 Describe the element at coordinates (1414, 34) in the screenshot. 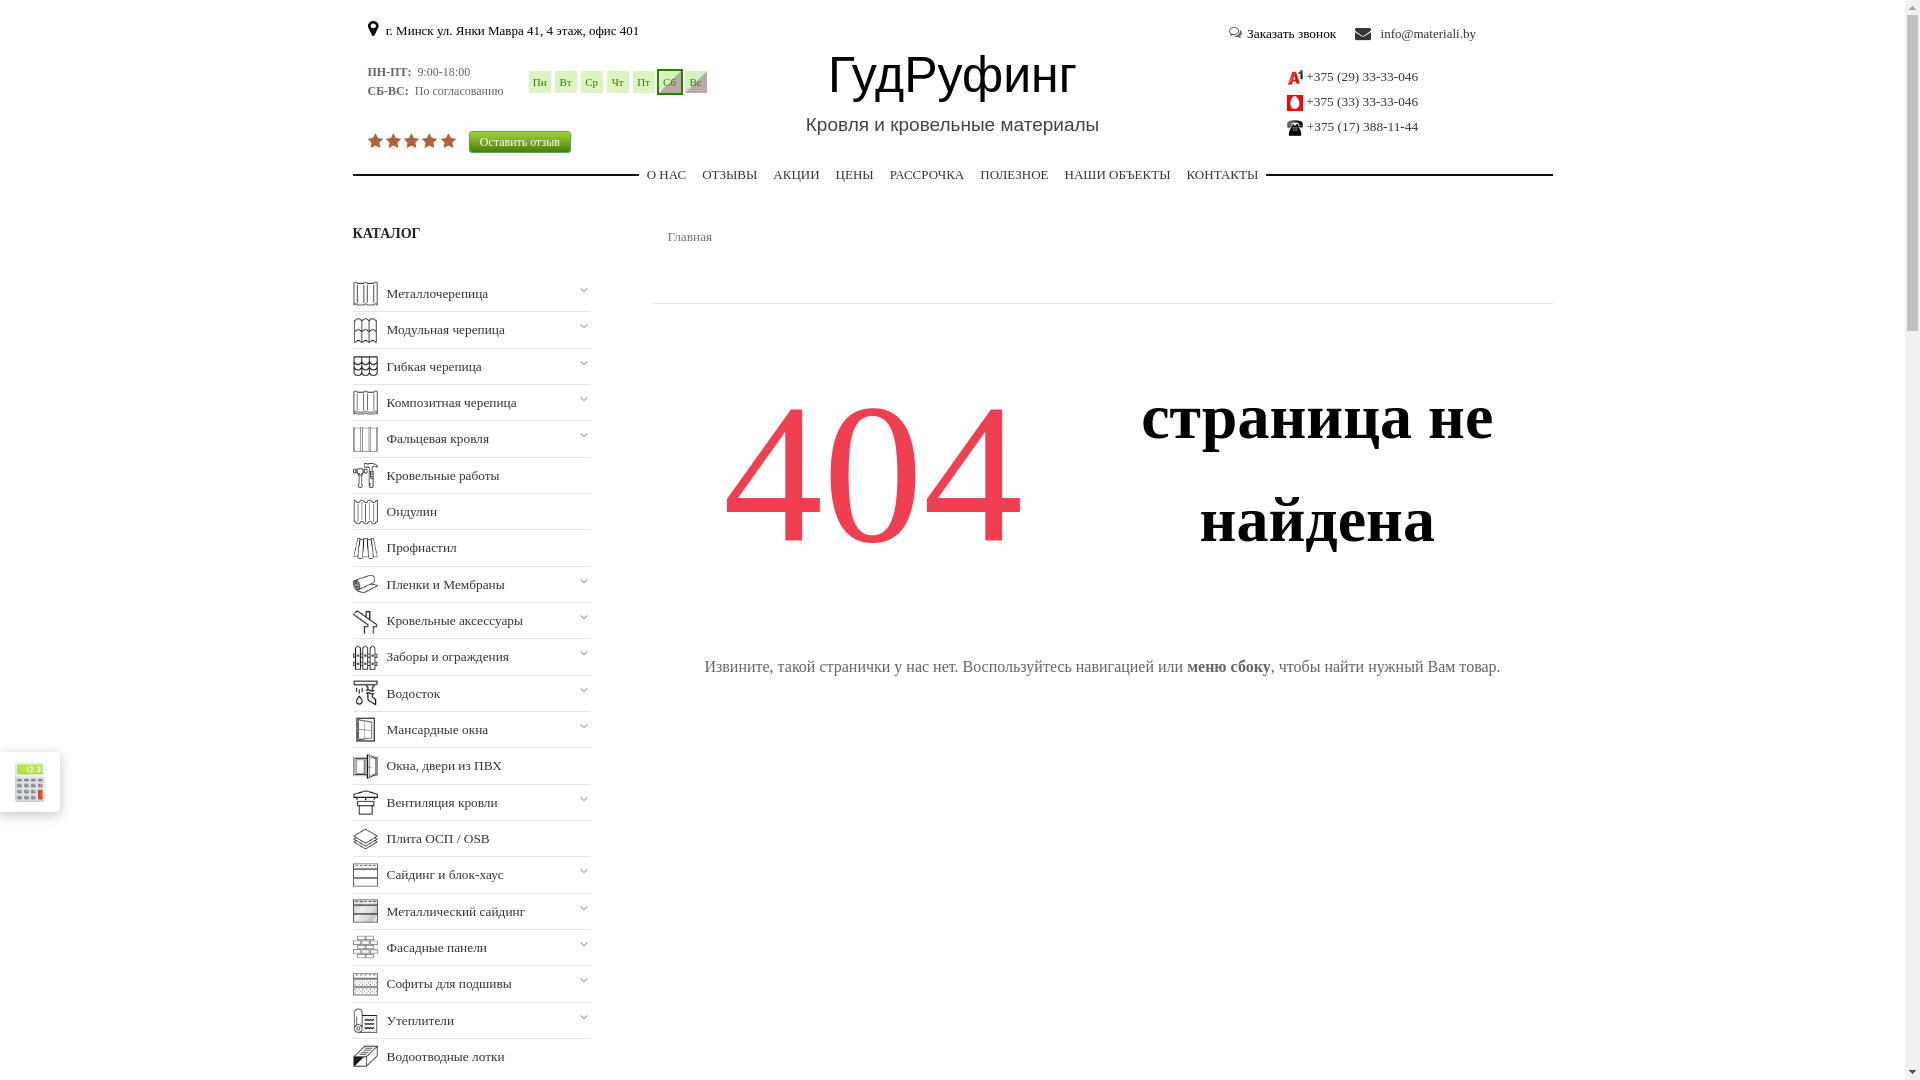

I see `'info@materiali.by'` at that location.